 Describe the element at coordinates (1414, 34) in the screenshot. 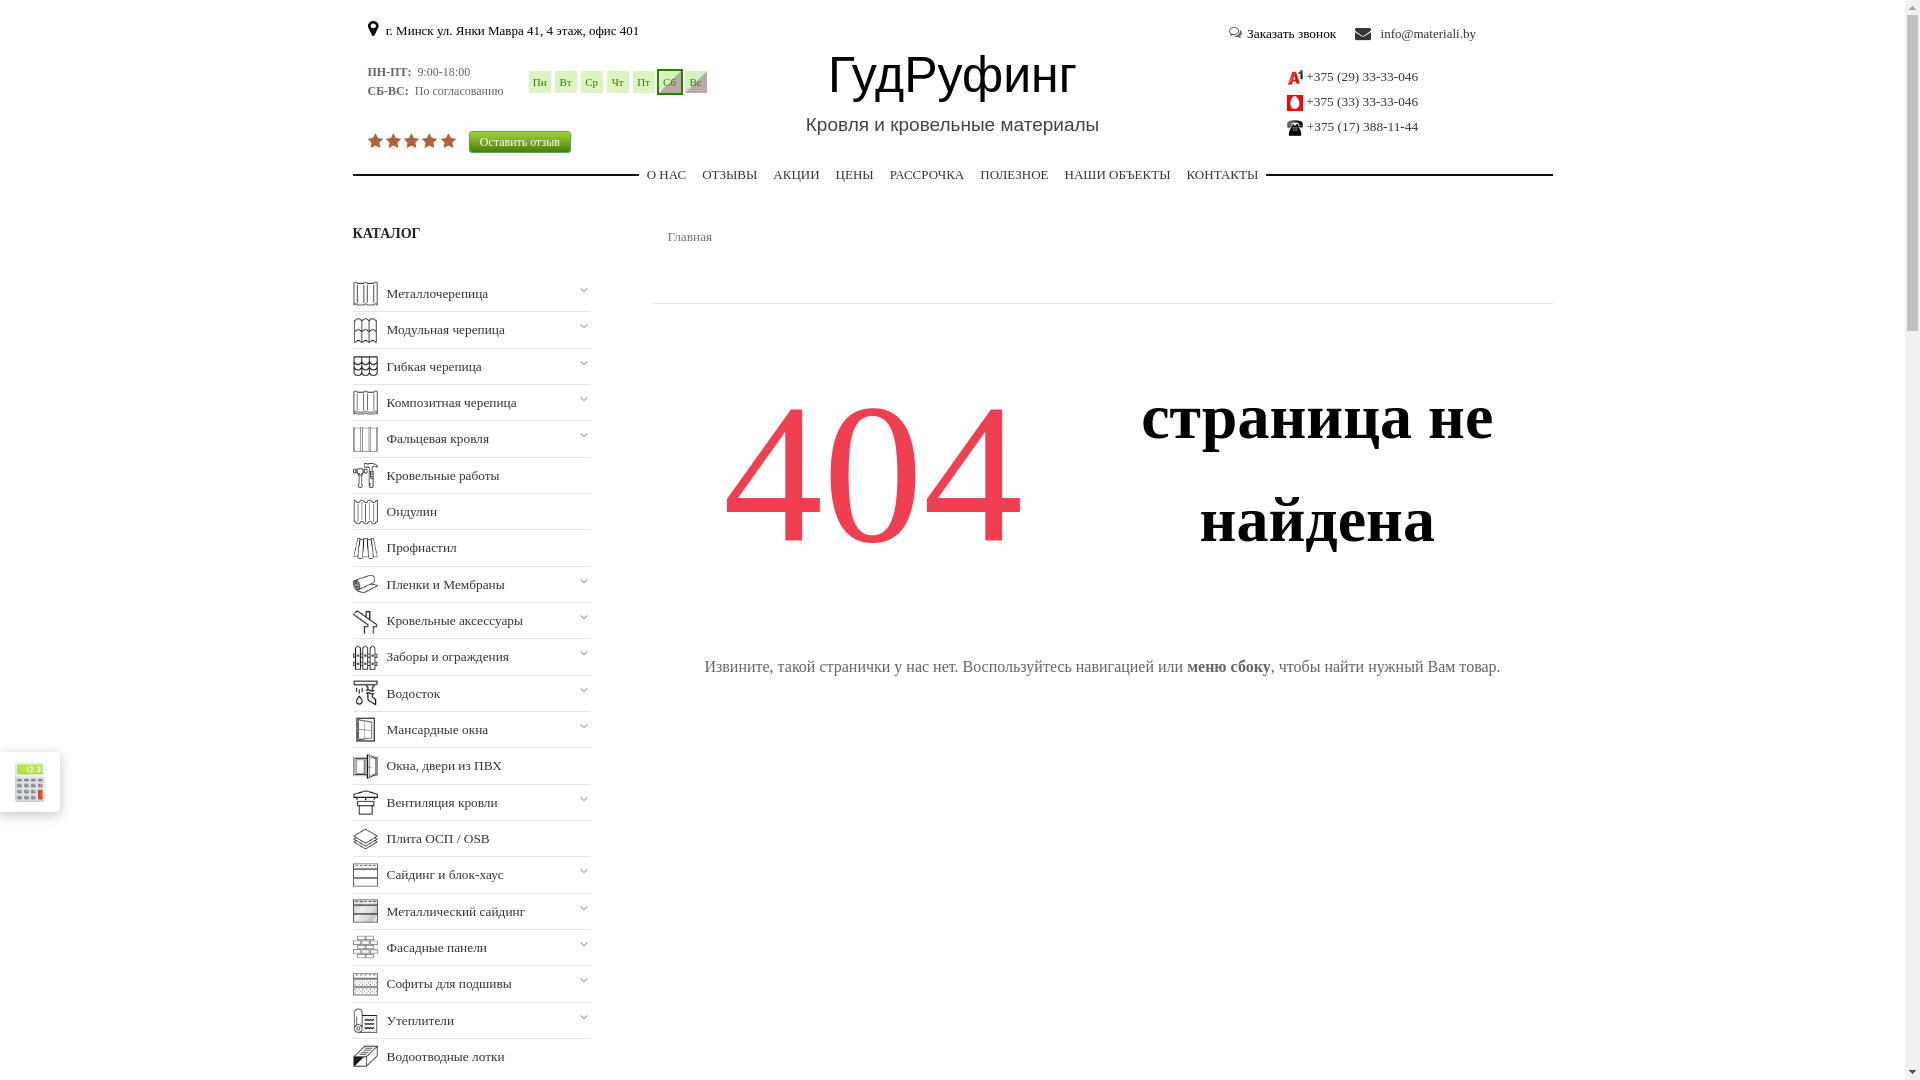

I see `'info@materiali.by'` at that location.